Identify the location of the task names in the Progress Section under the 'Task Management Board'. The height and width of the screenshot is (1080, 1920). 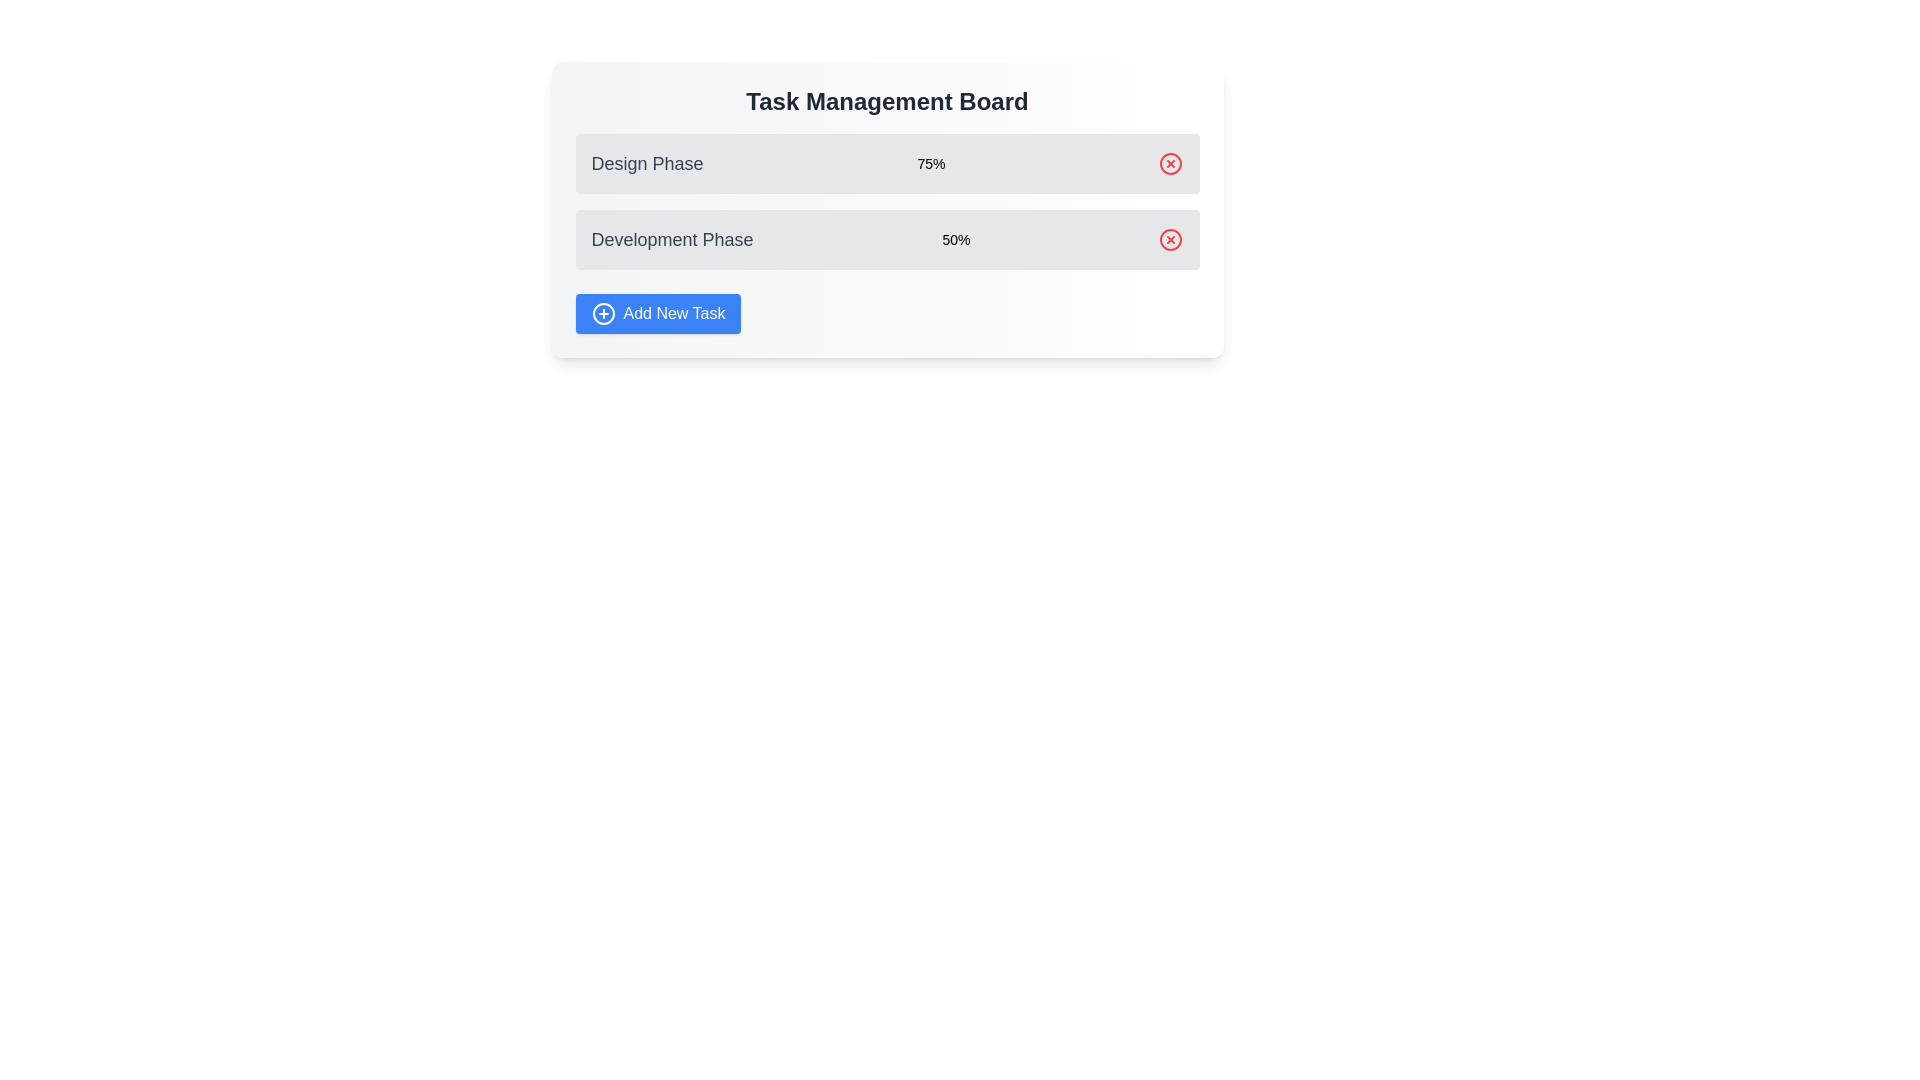
(886, 233).